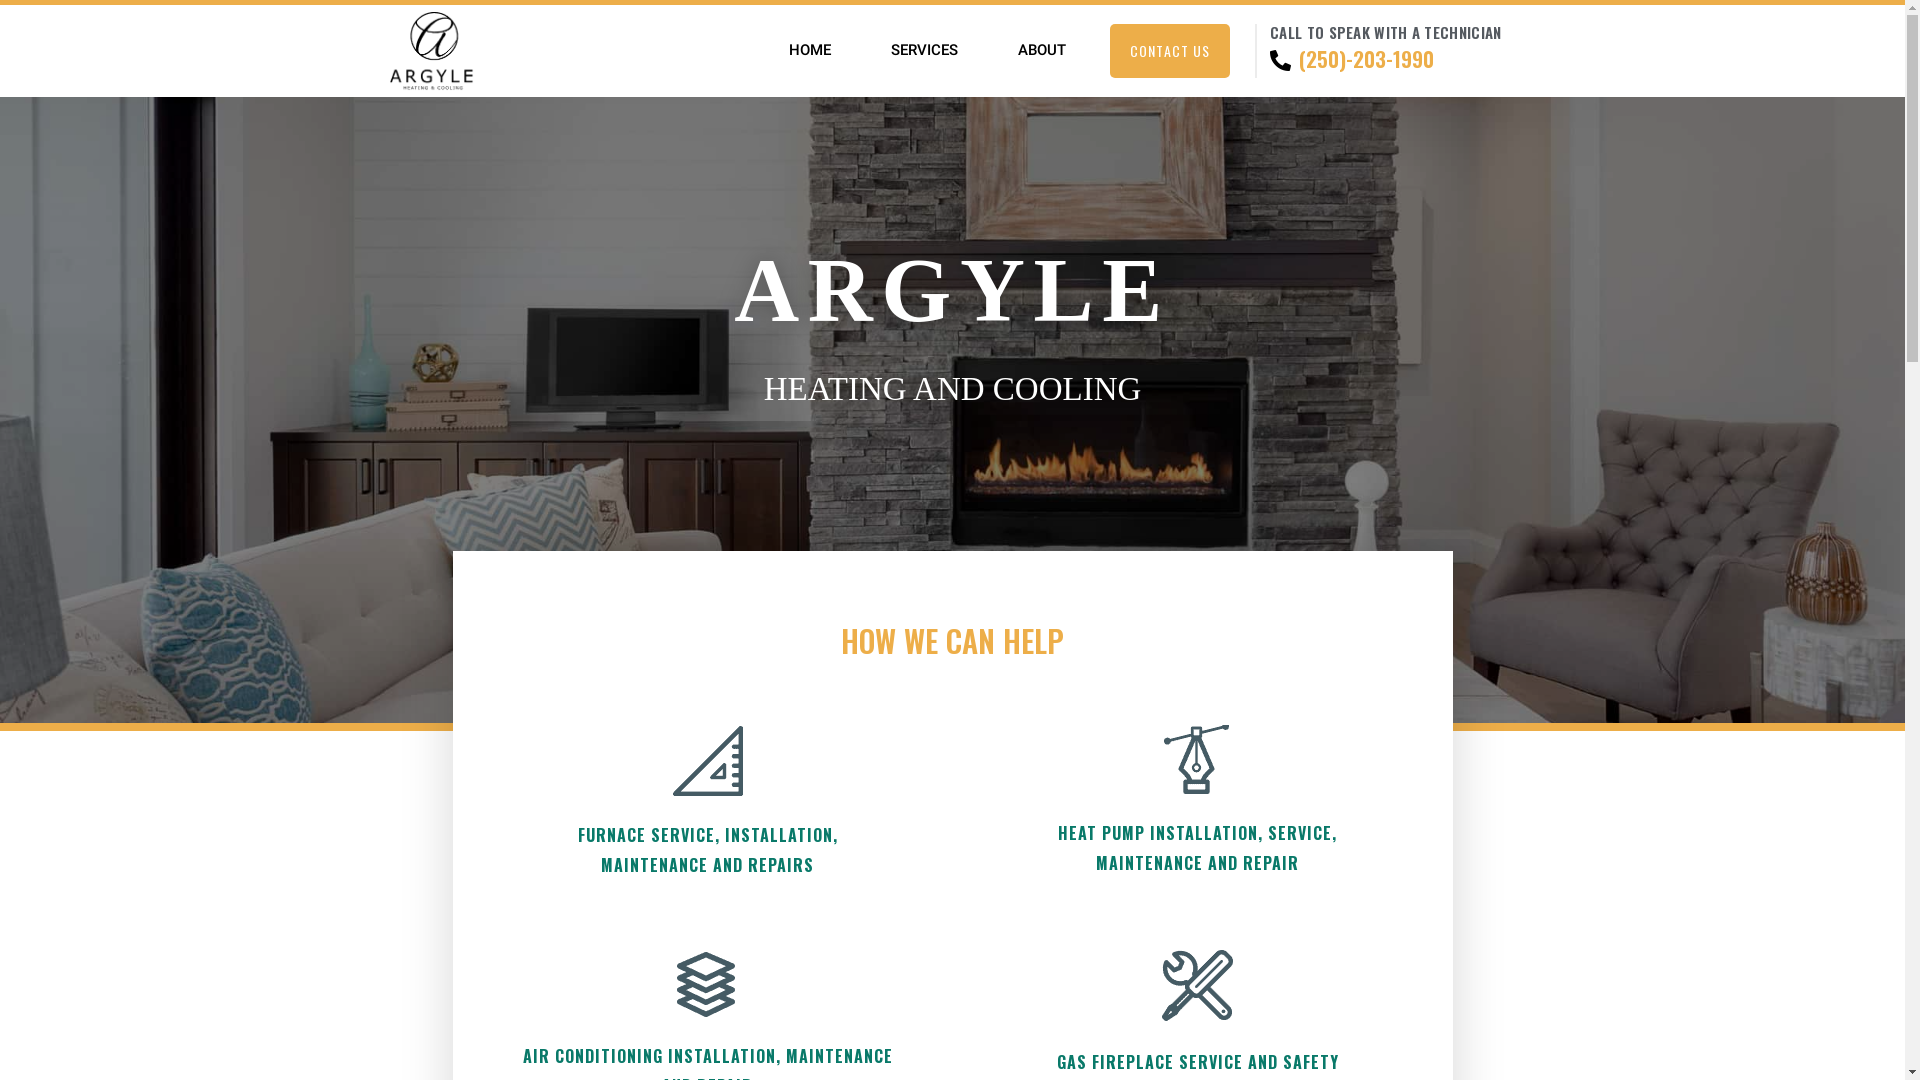 The width and height of the screenshot is (1920, 1080). What do you see at coordinates (1108, 49) in the screenshot?
I see `'CONTACT US'` at bounding box center [1108, 49].